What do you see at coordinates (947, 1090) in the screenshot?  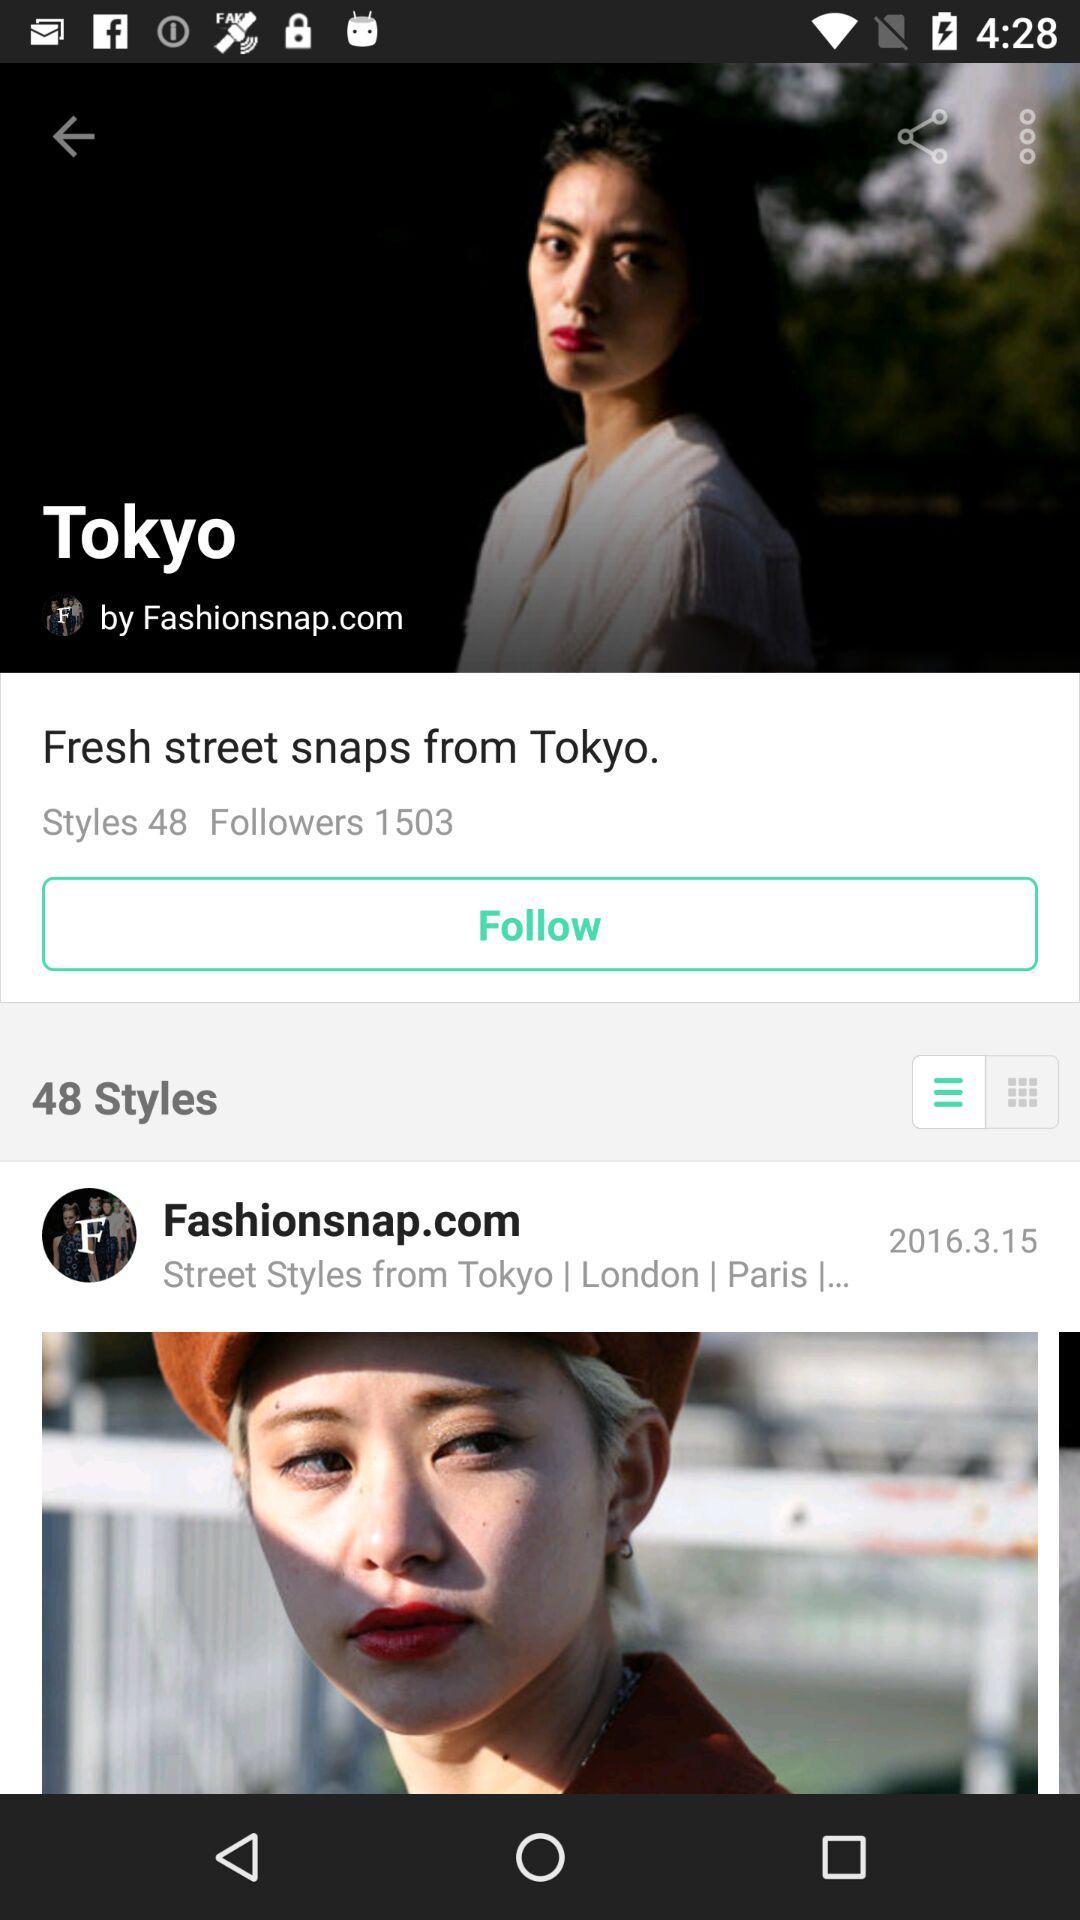 I see `the icon below the follow` at bounding box center [947, 1090].